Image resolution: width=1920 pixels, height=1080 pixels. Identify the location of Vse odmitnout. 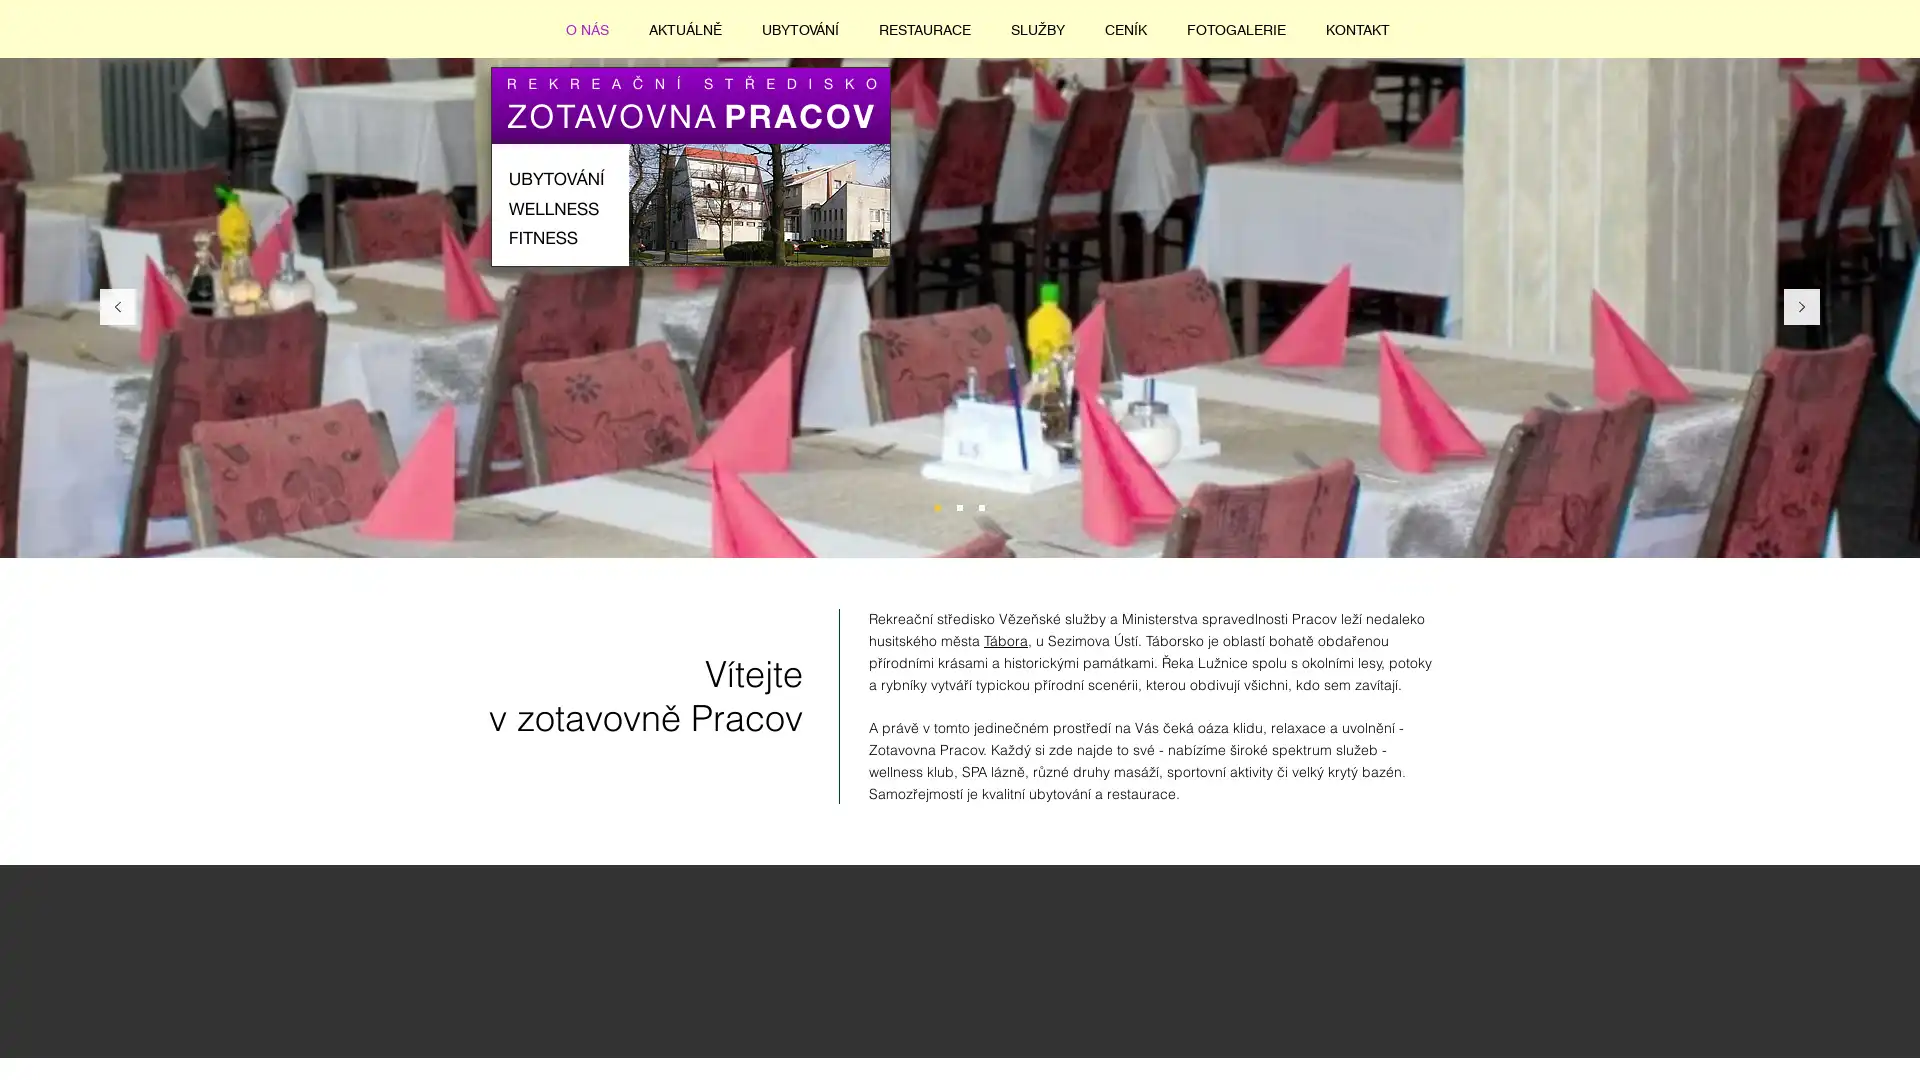
(1697, 1044).